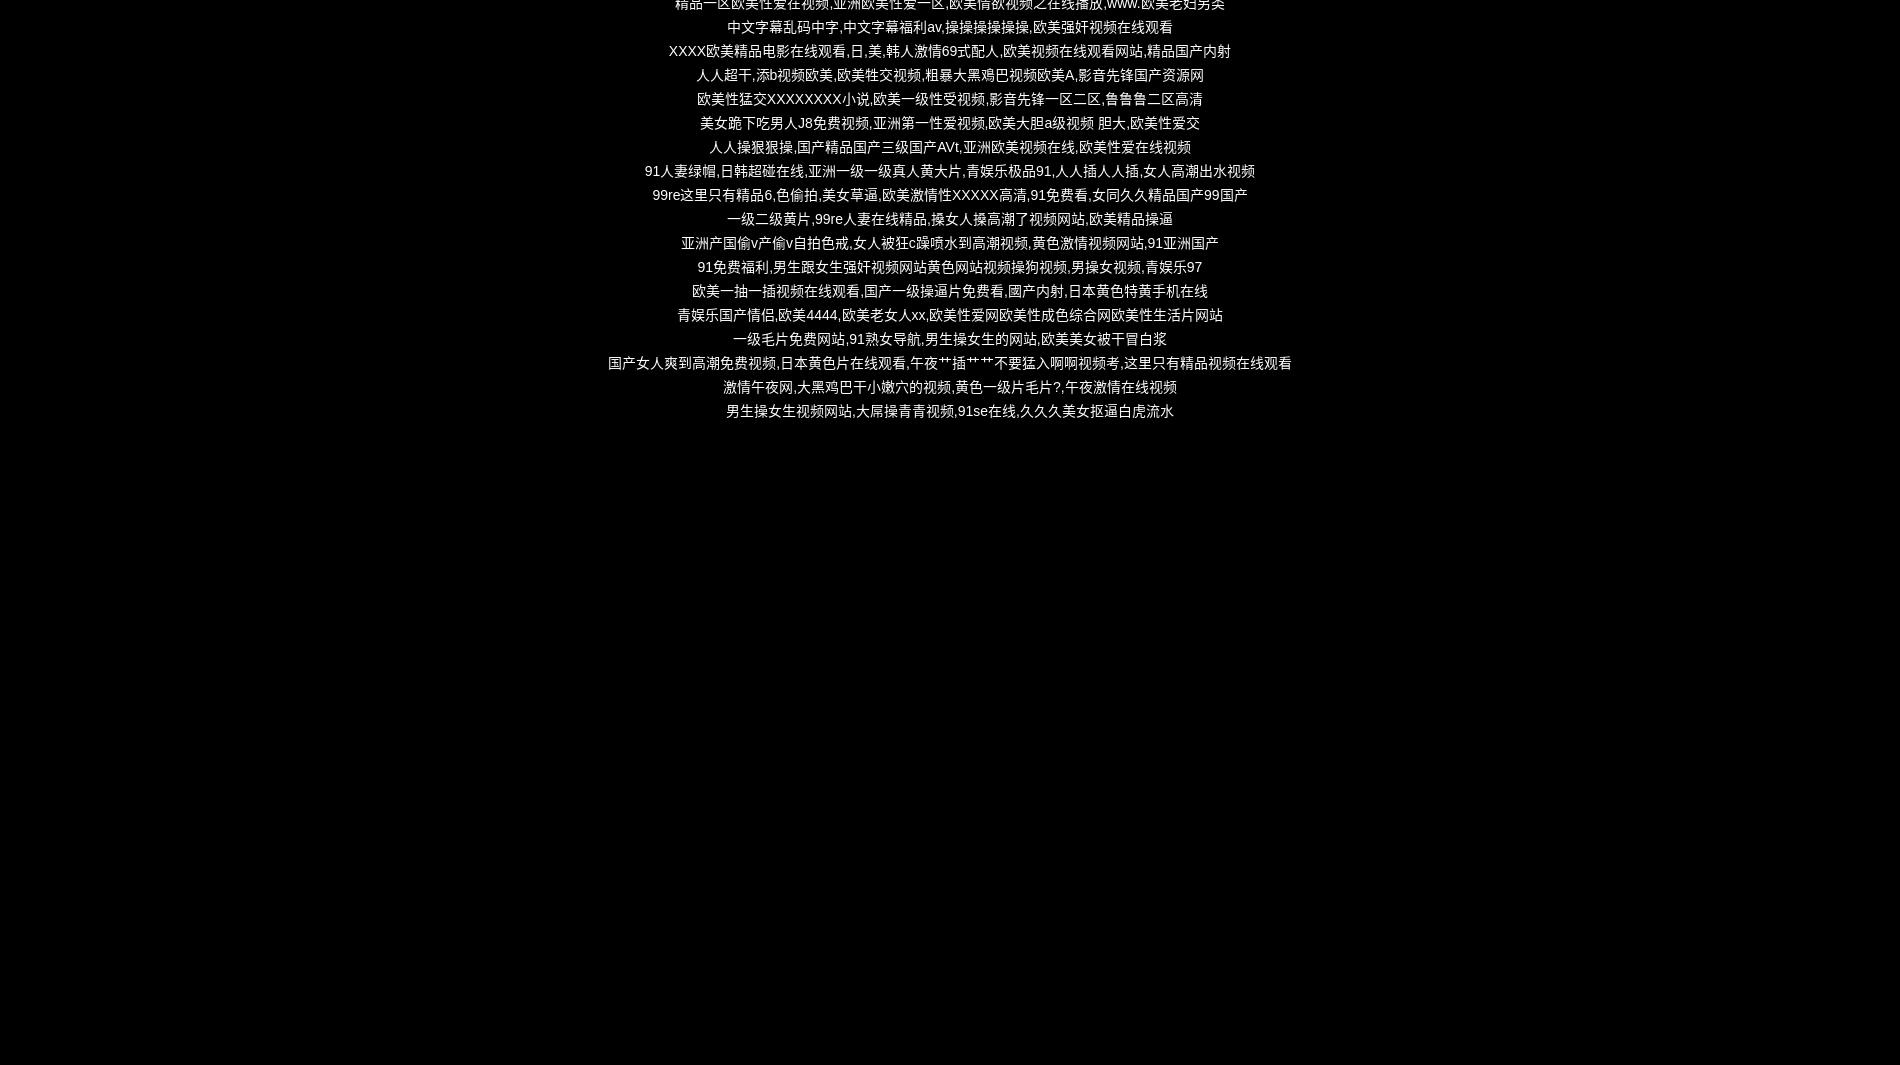 This screenshot has width=1900, height=1065. Describe the element at coordinates (948, 289) in the screenshot. I see `'欧美一抽一插视频在线观看,国产一级操逼片免费看,國产内射,日本黄色特黄手机在线'` at that location.